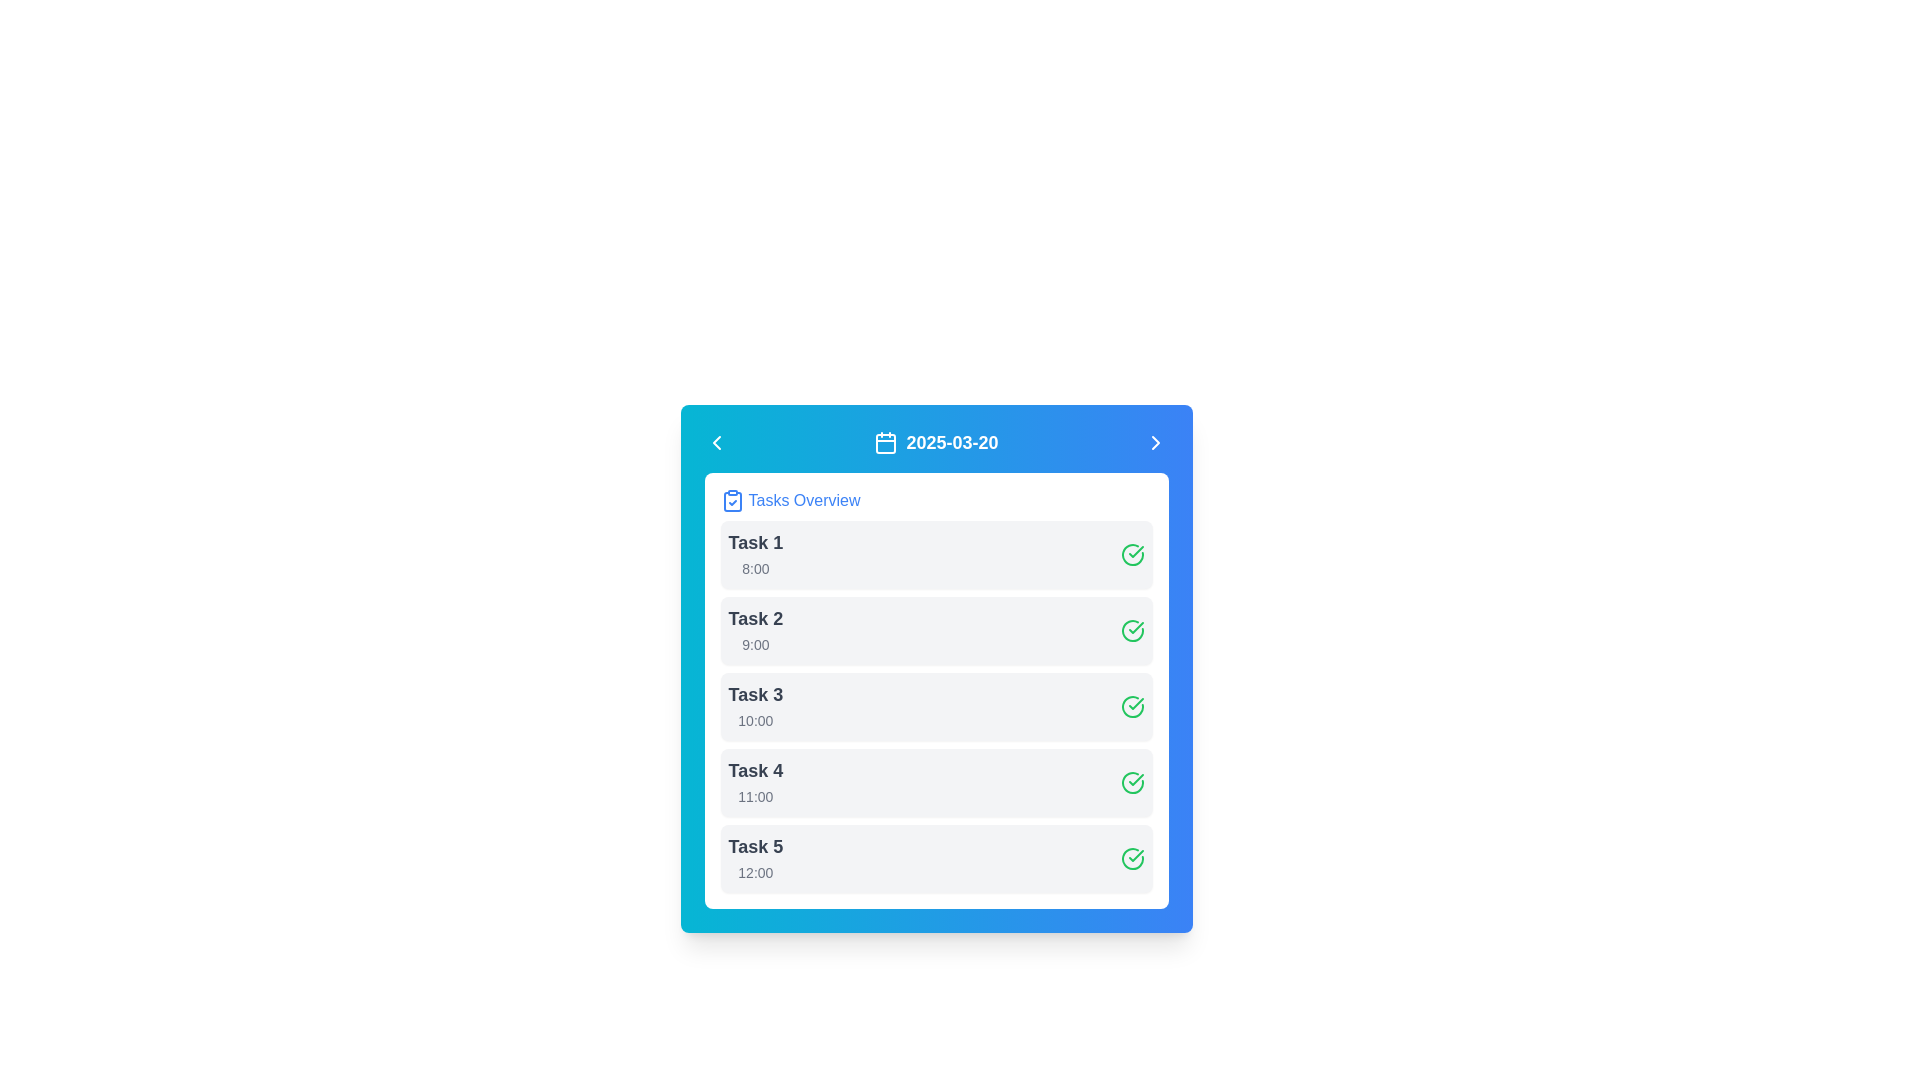  I want to click on the Text label indicating the scheduled time for 'Task 2' in the 'Tasks Overview' section of the scheduling interface, so click(754, 644).